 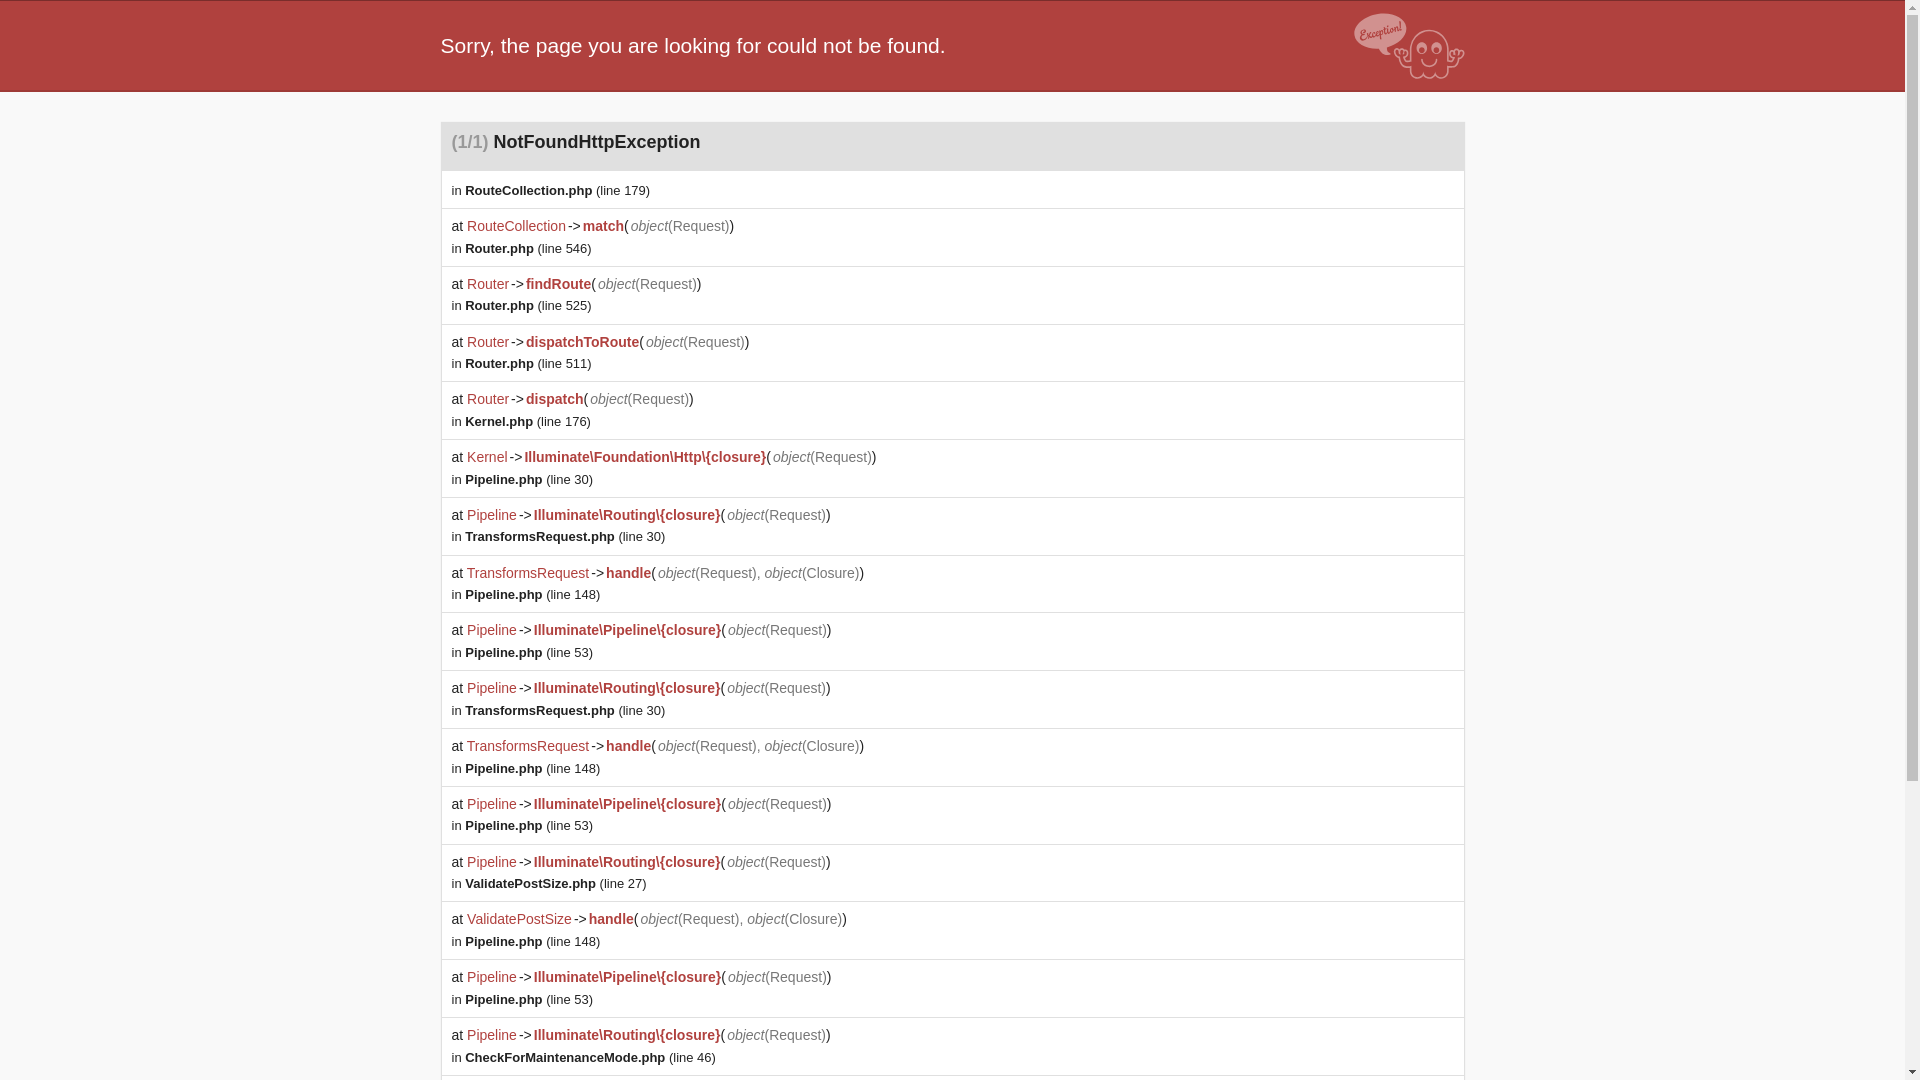 What do you see at coordinates (555, 882) in the screenshot?
I see `'ValidatePostSize.php (line 27)'` at bounding box center [555, 882].